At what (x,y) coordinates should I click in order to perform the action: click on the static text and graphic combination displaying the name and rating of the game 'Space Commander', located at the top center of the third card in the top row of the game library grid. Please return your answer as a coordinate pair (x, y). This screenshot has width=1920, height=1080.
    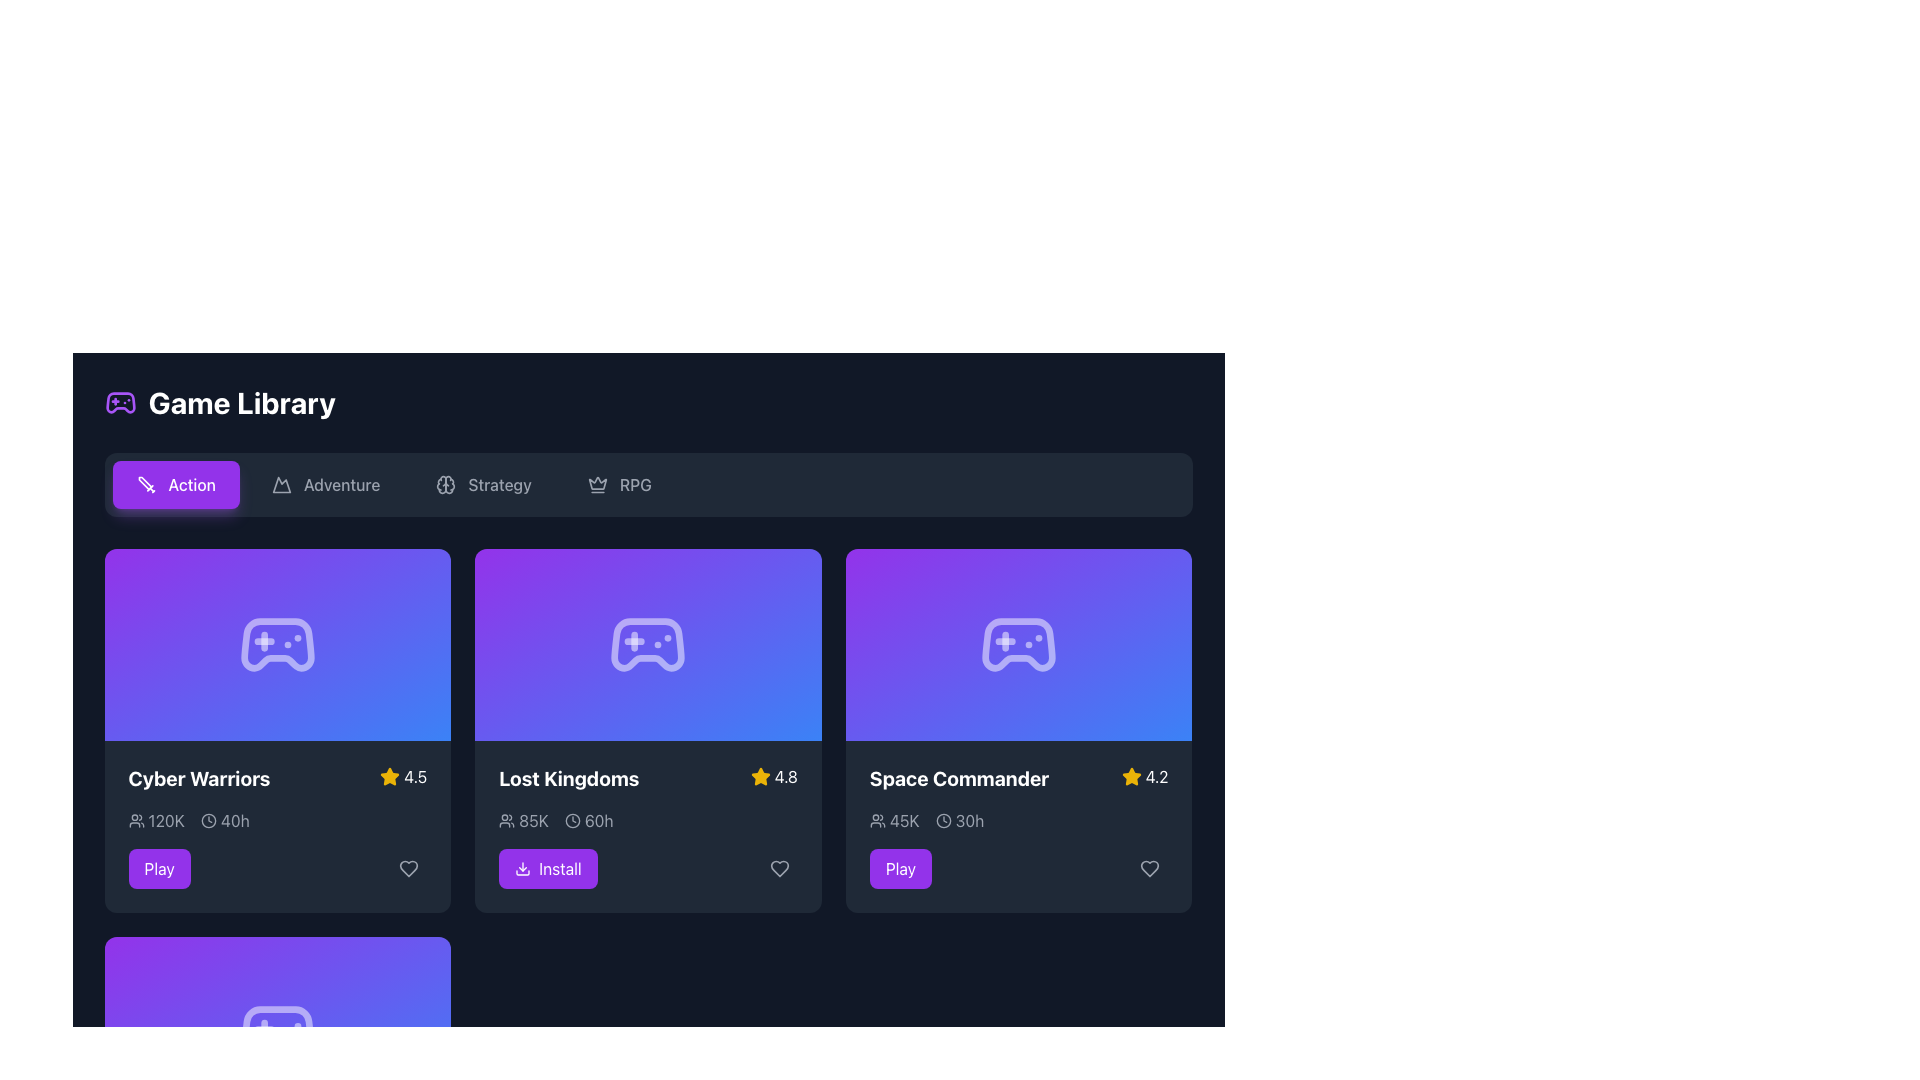
    Looking at the image, I should click on (1019, 778).